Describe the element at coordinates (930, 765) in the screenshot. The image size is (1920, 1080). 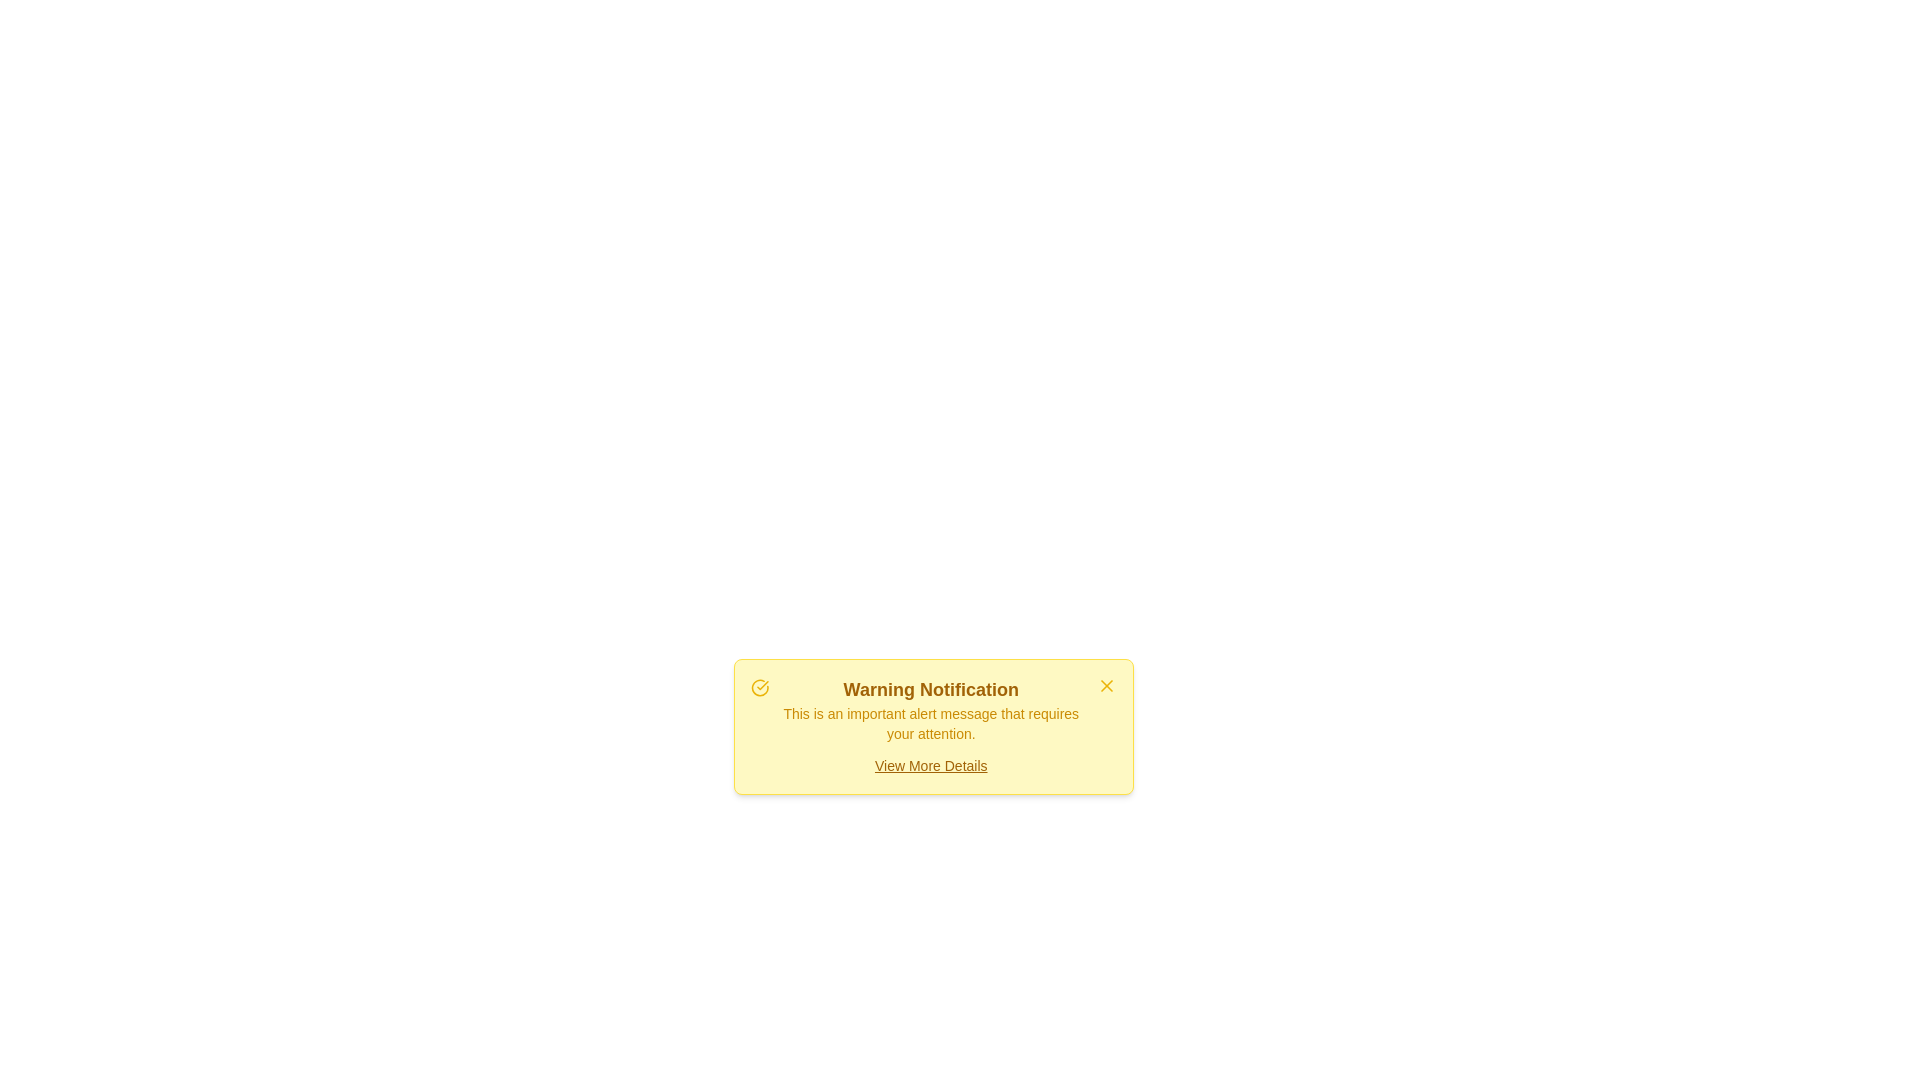
I see `the 'View More Details' button to open the detailed information link` at that location.